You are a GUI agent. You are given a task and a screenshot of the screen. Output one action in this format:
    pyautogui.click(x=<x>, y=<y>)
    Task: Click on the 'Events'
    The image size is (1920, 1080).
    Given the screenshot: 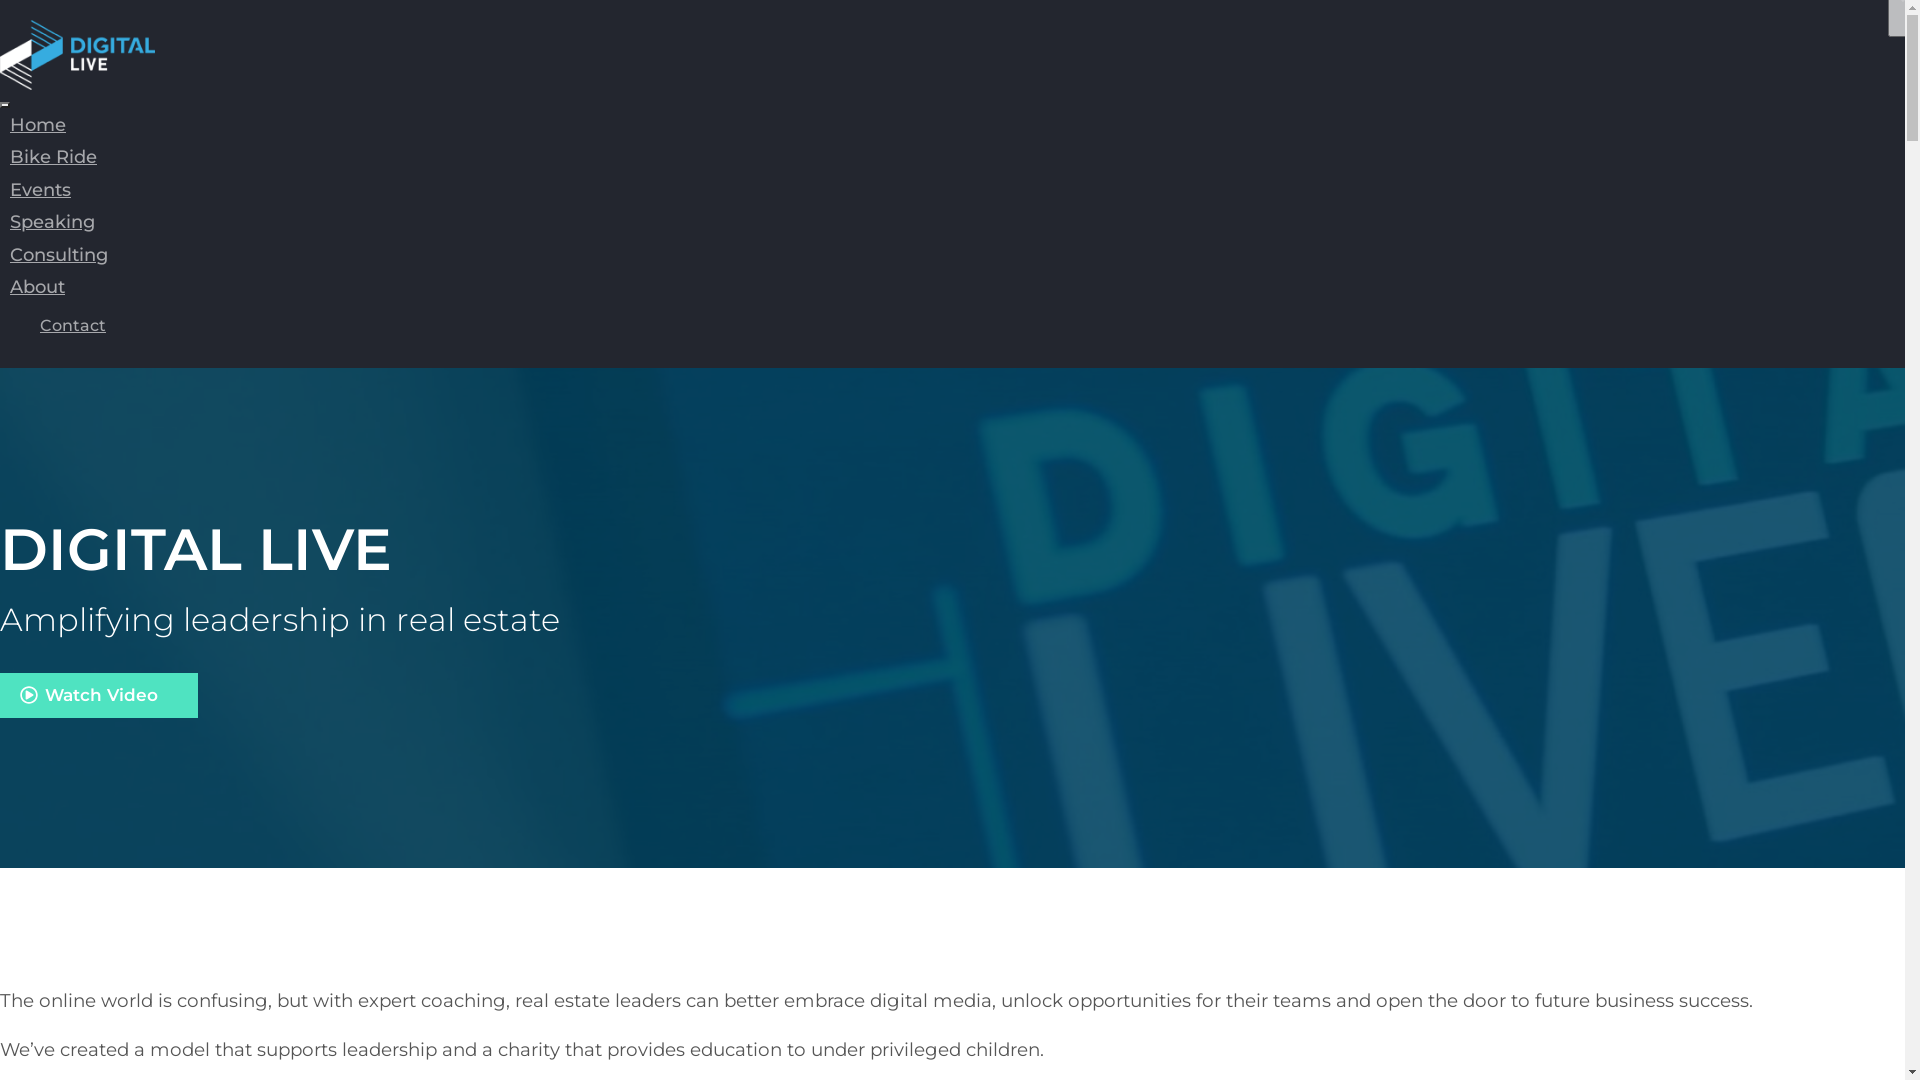 What is the action you would take?
    pyautogui.click(x=40, y=189)
    